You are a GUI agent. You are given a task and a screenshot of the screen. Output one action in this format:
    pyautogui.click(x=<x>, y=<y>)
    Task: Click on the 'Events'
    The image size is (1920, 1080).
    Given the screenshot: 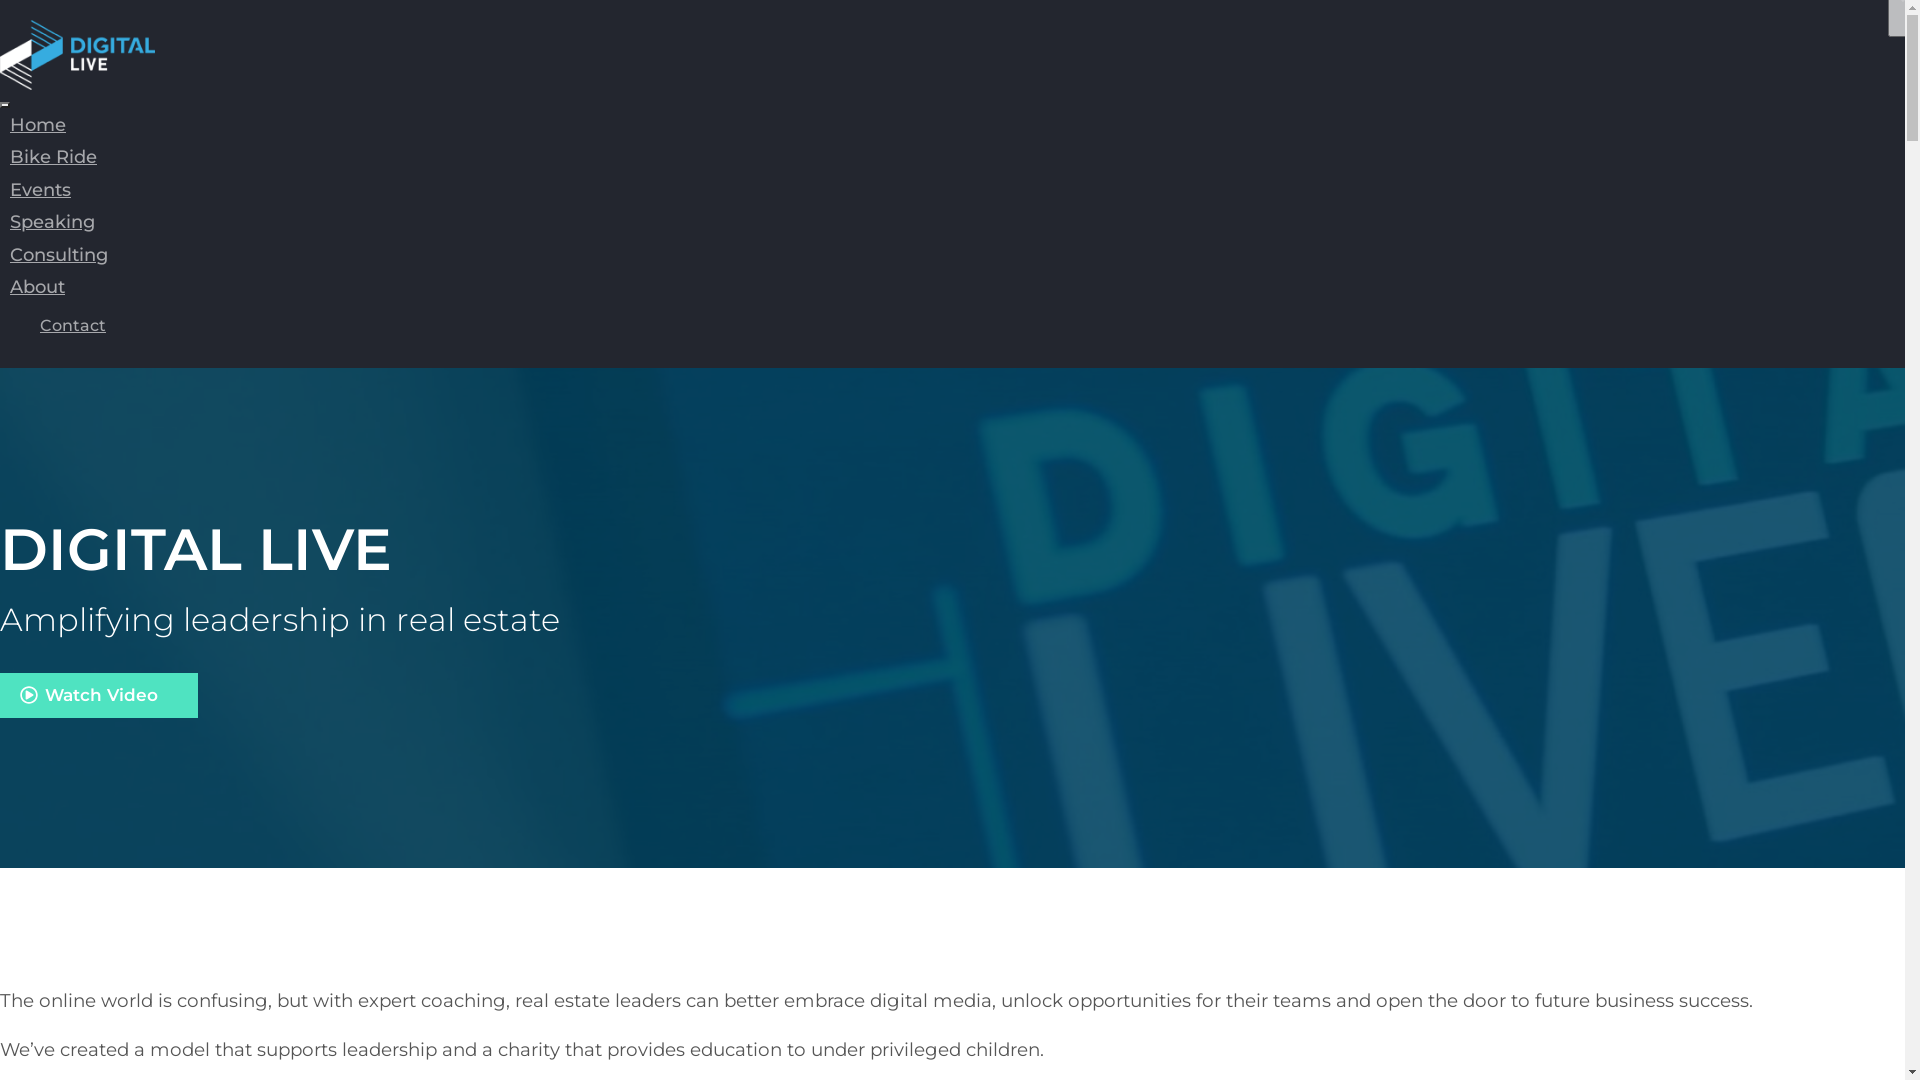 What is the action you would take?
    pyautogui.click(x=40, y=189)
    